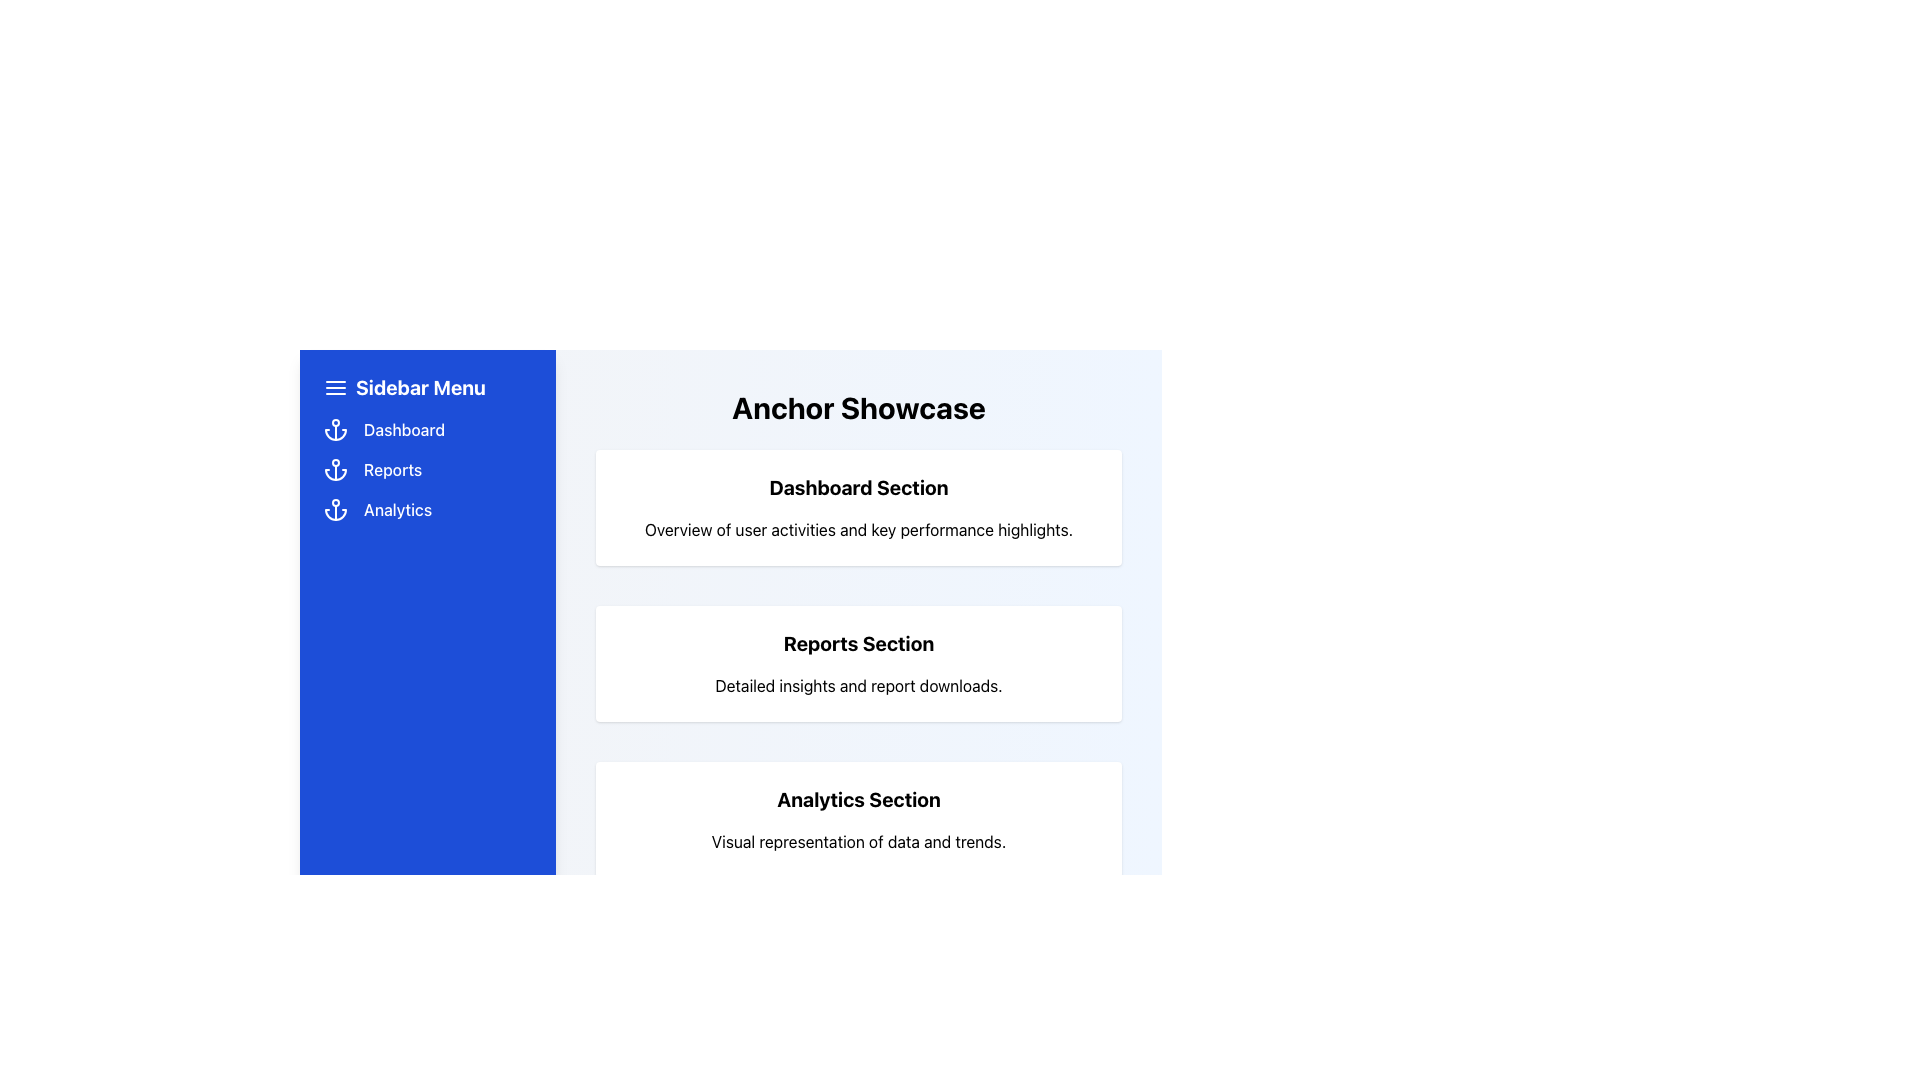 Image resolution: width=1920 pixels, height=1080 pixels. I want to click on the 'Reports Section' text label, which is styled in bold and large font, located at the top of the second card in the vertically stacked list, so click(859, 644).